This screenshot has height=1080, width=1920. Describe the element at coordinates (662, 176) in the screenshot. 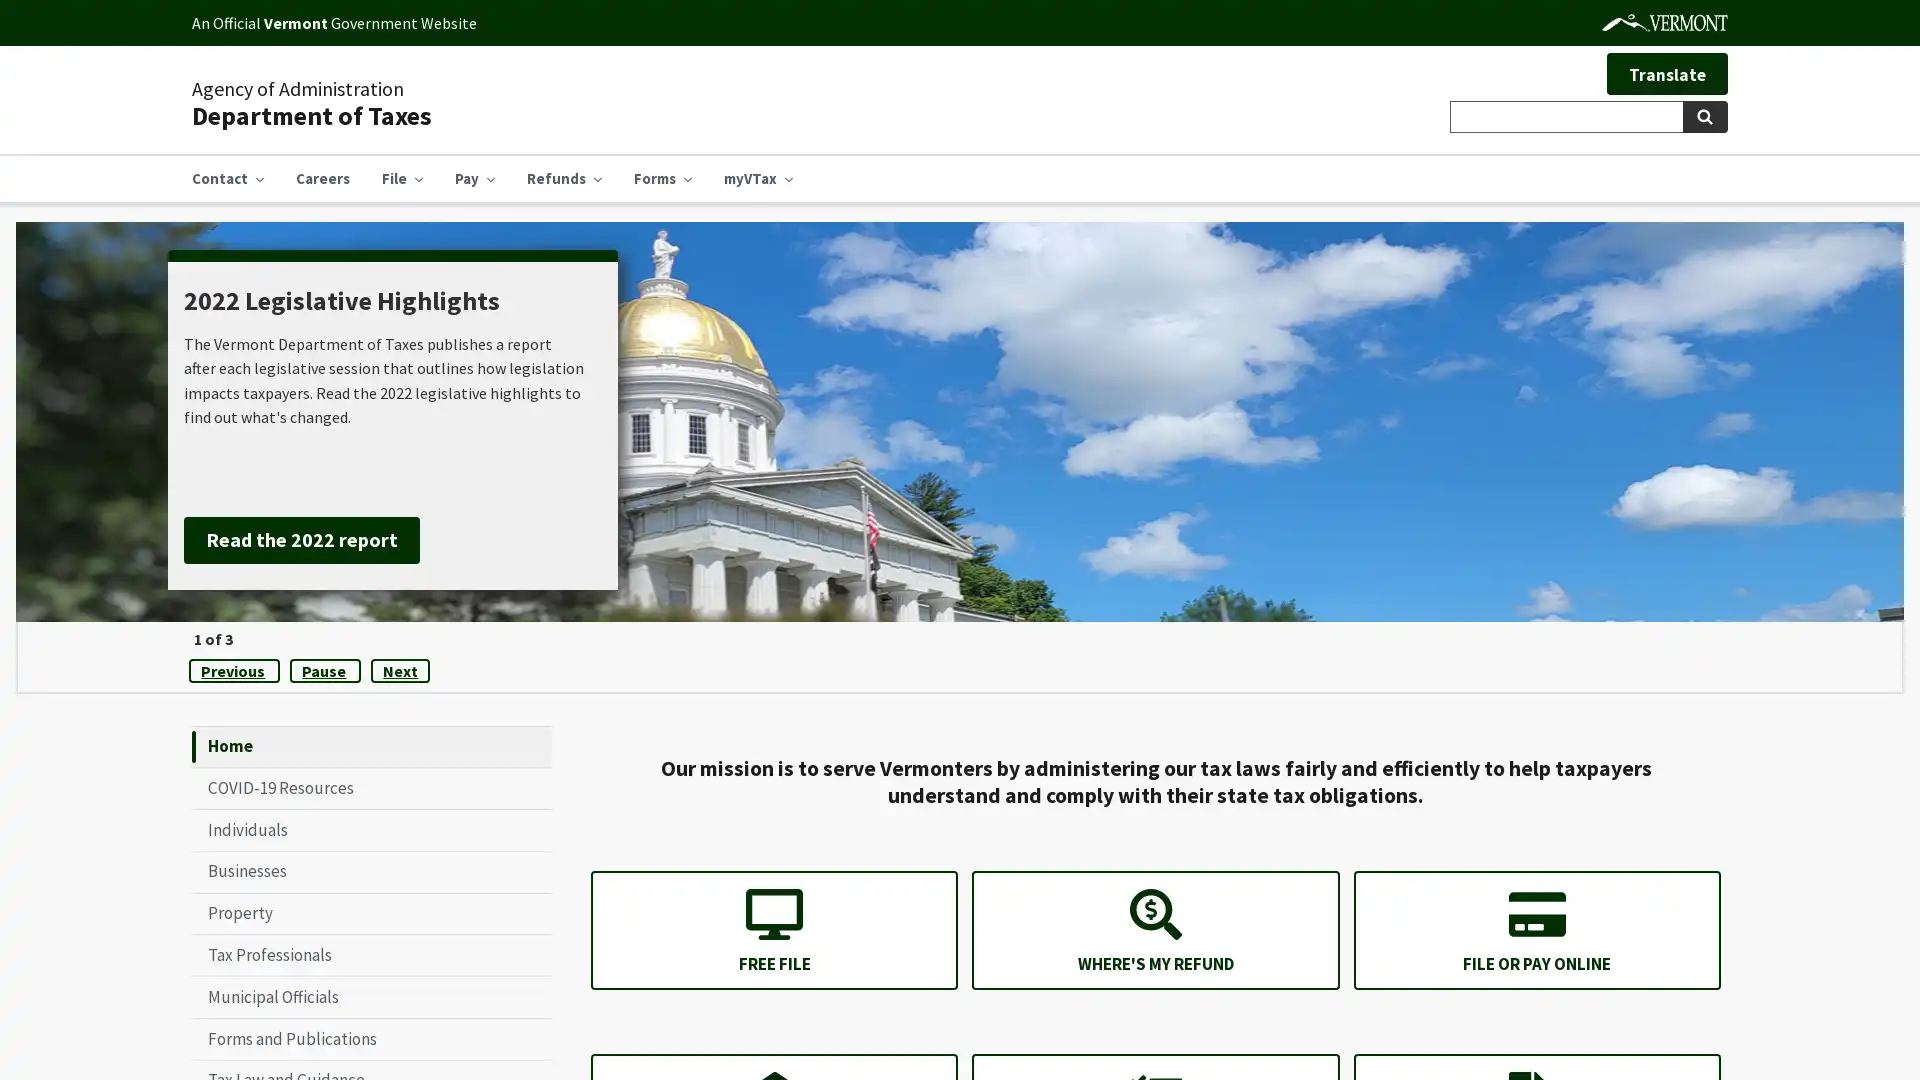

I see `Forms` at that location.